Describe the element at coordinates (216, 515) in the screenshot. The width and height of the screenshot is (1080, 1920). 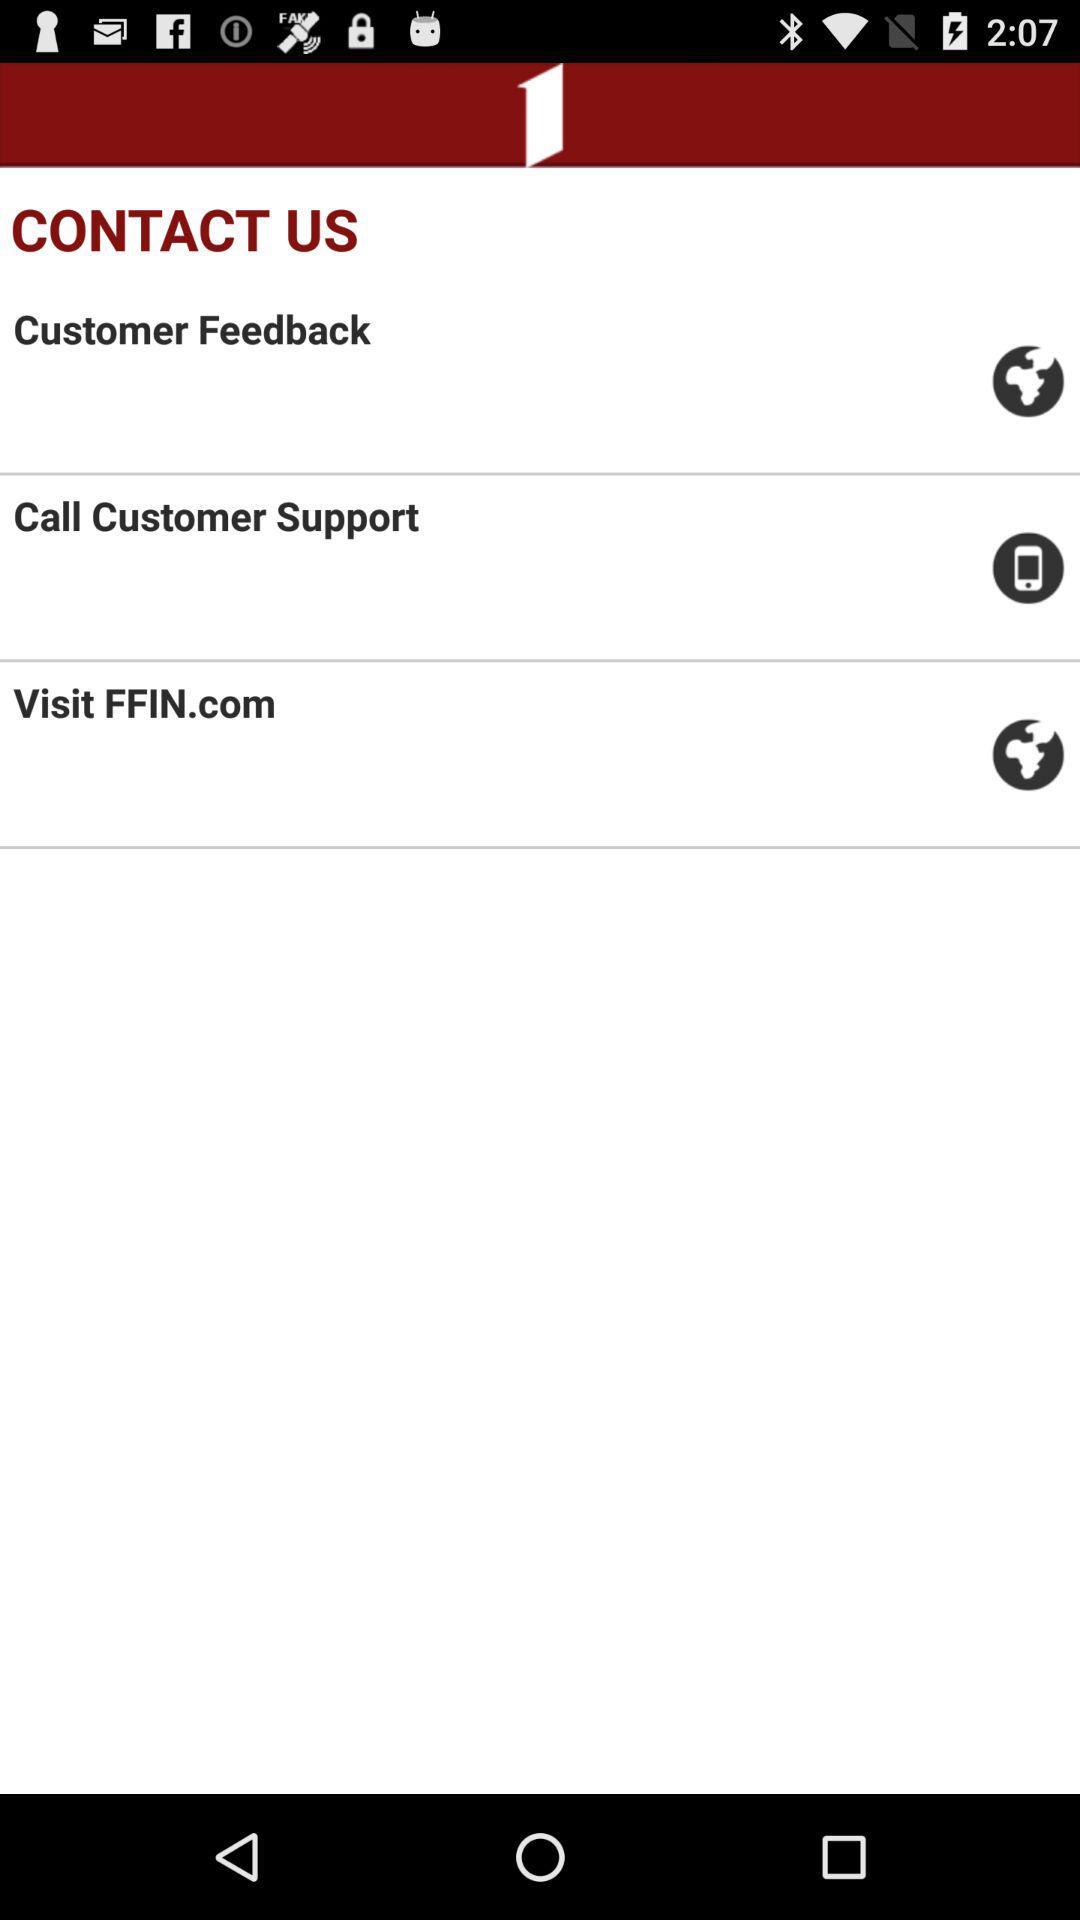
I see `the item below the customer feedback` at that location.